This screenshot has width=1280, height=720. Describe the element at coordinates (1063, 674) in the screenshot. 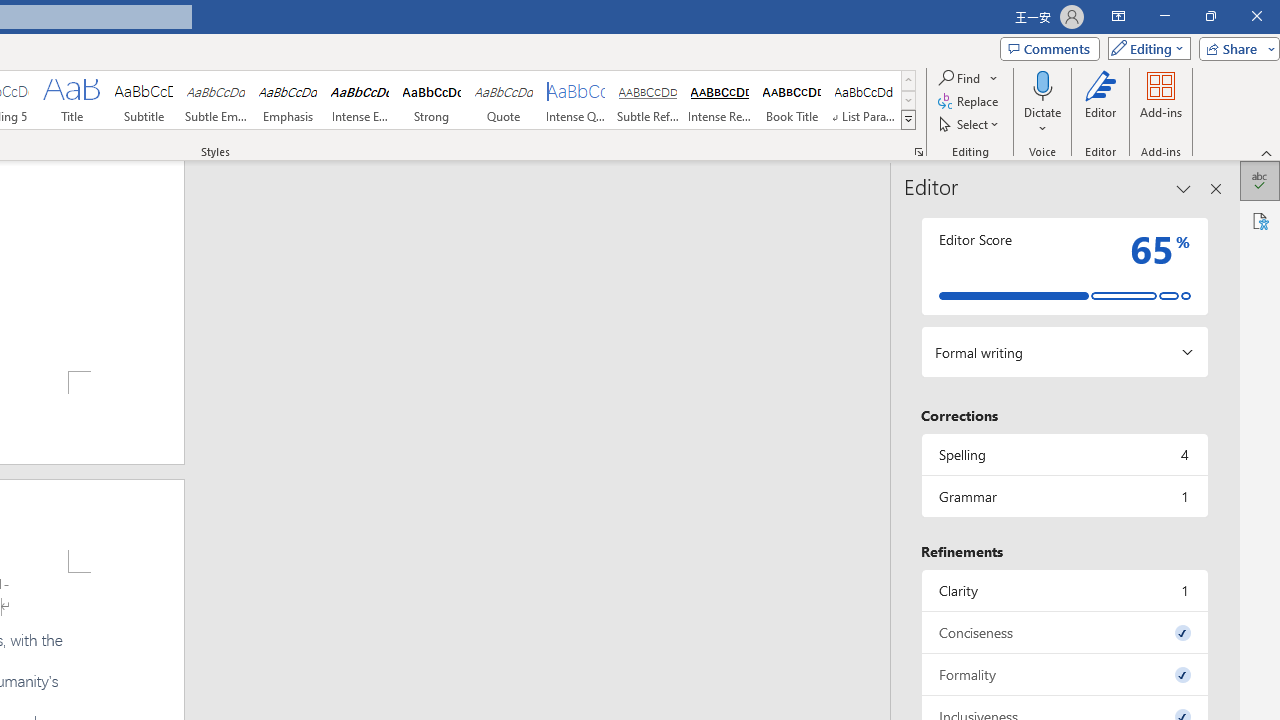

I see `'Formality, 0 issues. Press space or enter to review items.'` at that location.